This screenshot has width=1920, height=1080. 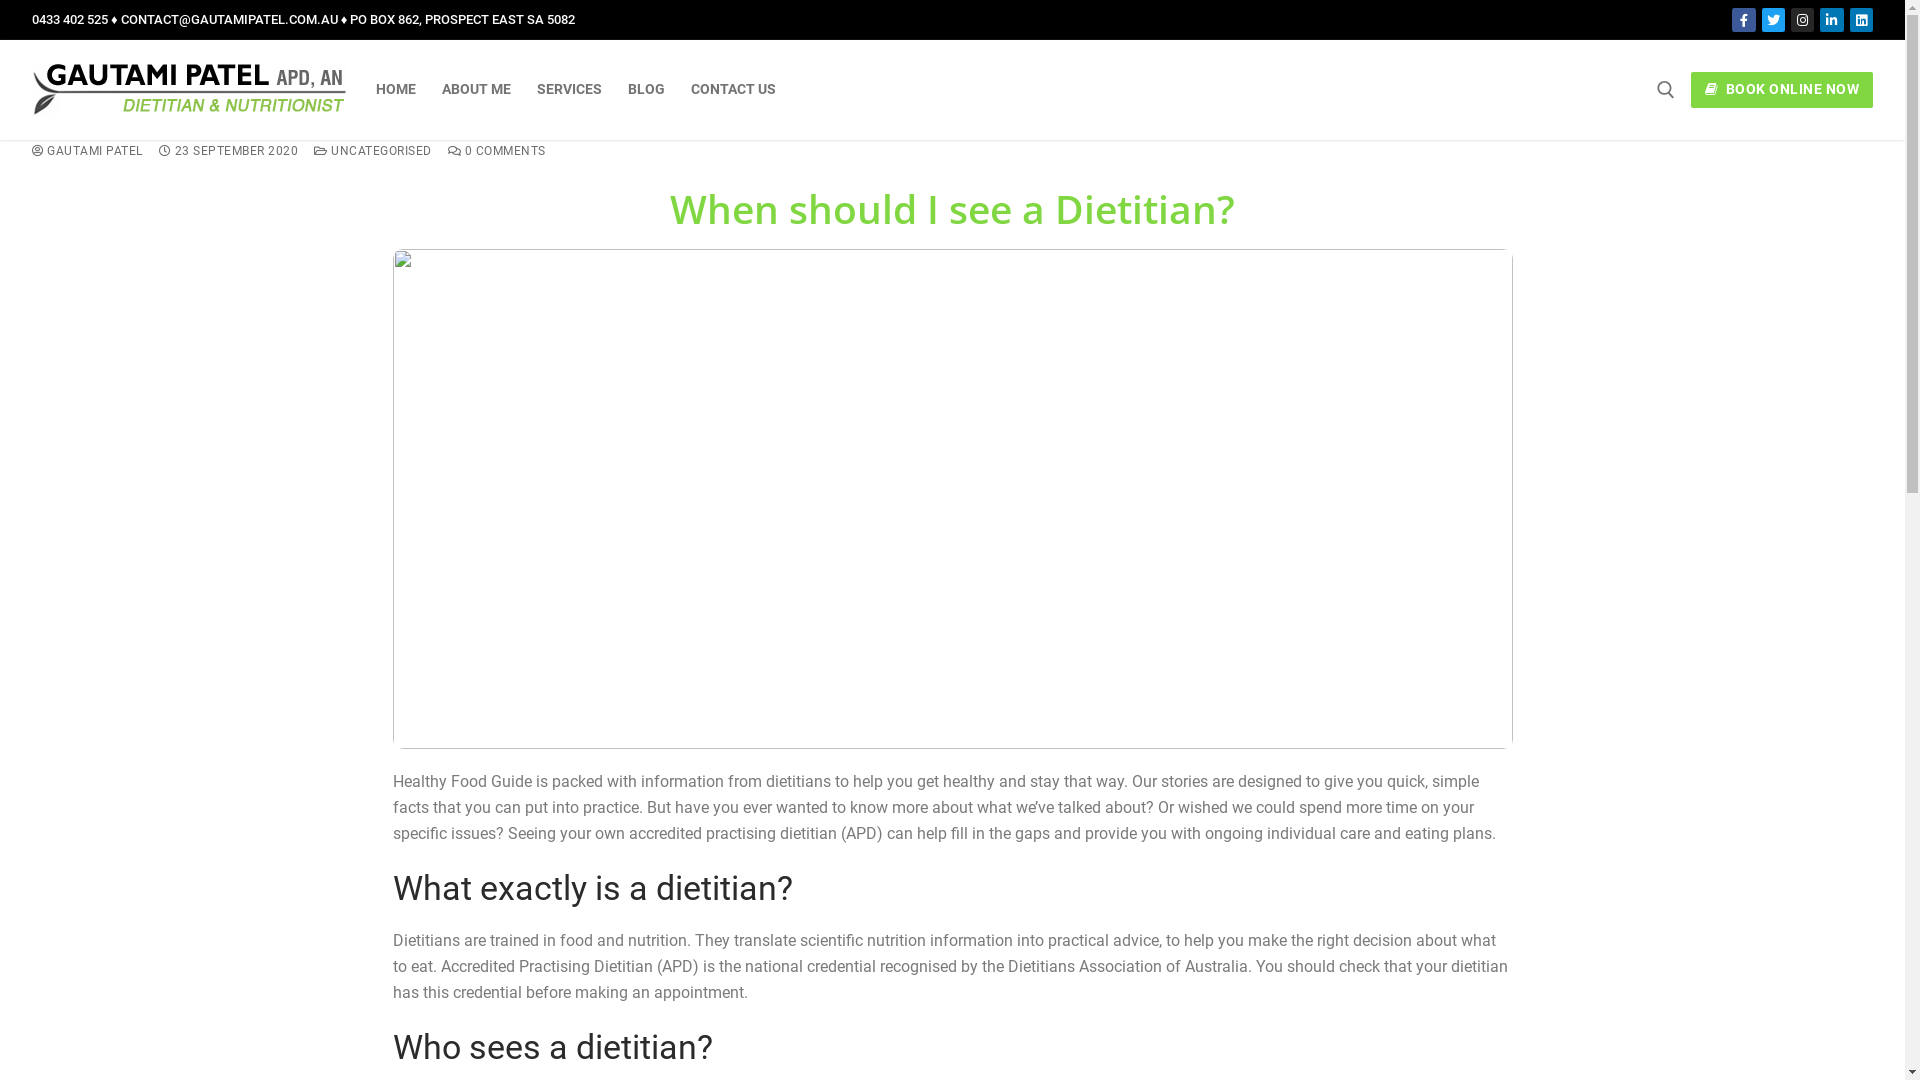 What do you see at coordinates (1742, 20) in the screenshot?
I see `'Facebook'` at bounding box center [1742, 20].